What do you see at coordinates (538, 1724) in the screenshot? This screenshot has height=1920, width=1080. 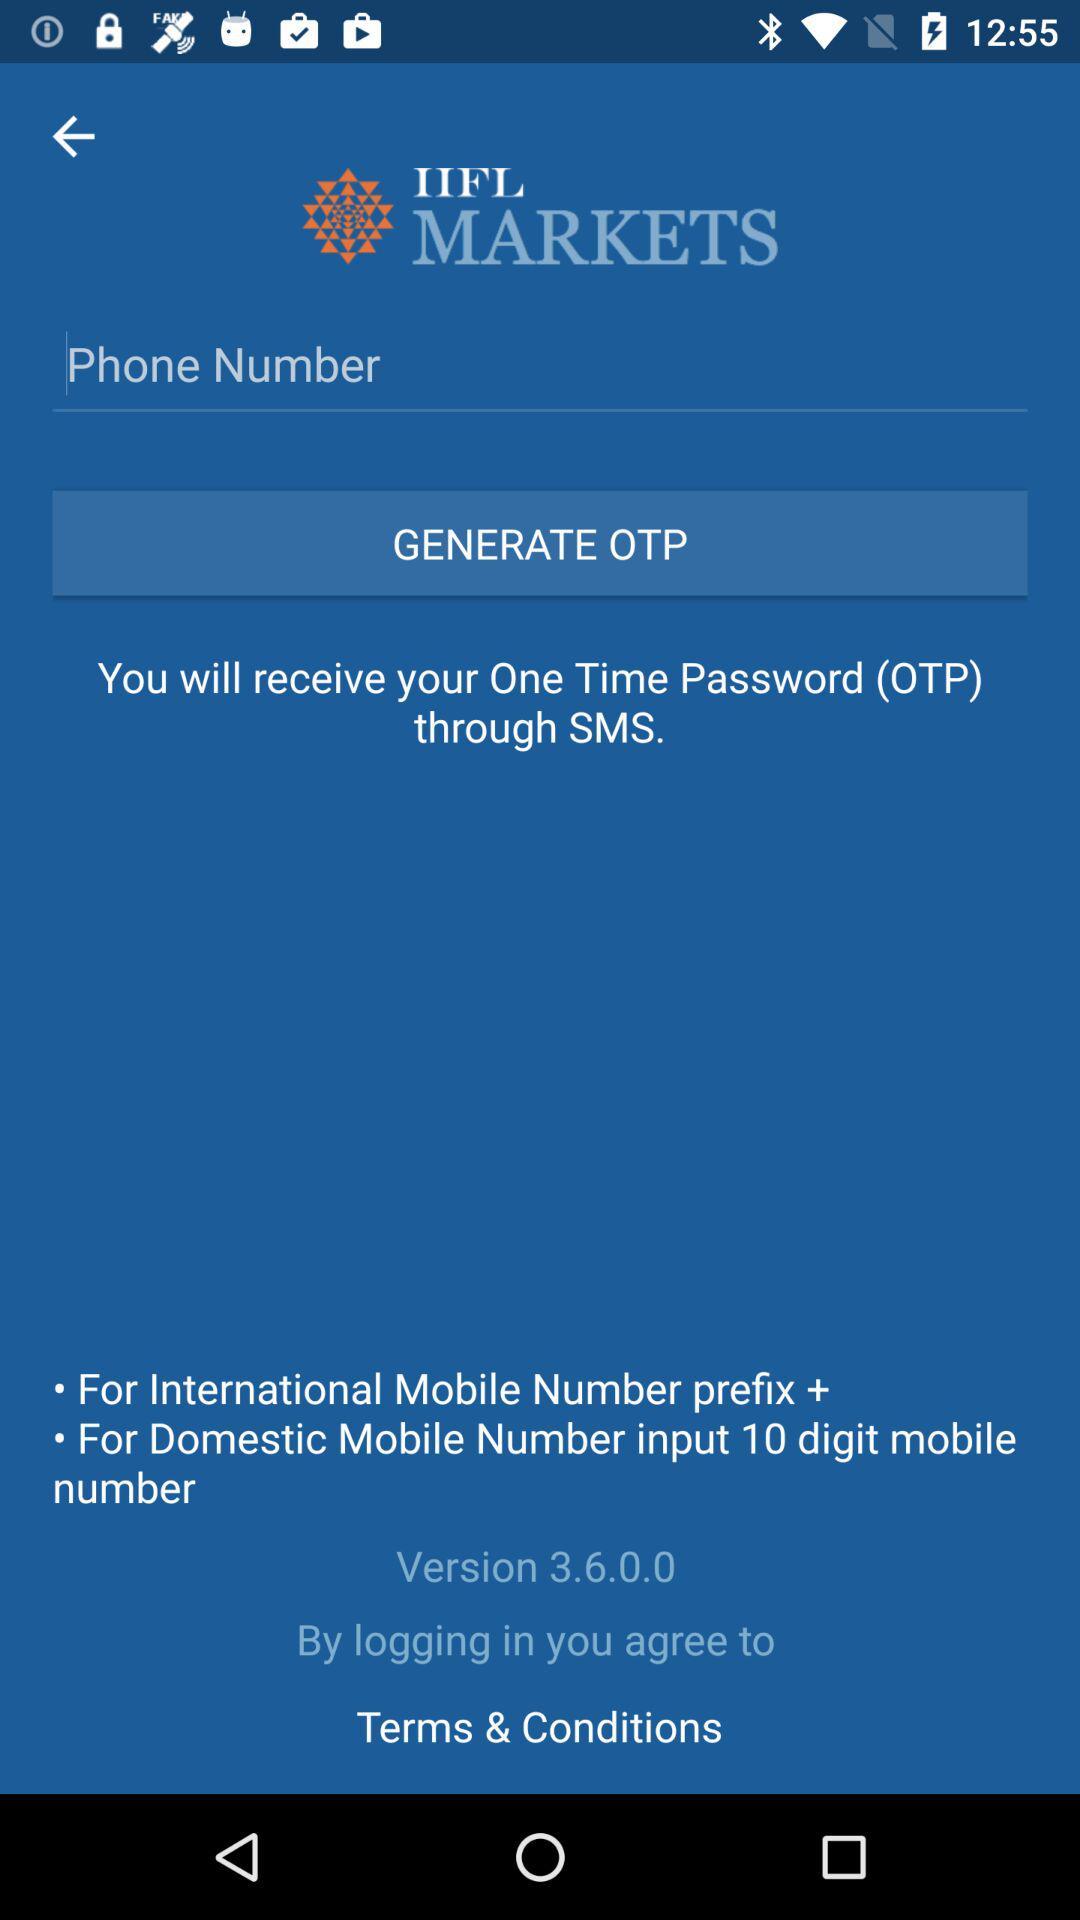 I see `terms & conditions icon` at bounding box center [538, 1724].